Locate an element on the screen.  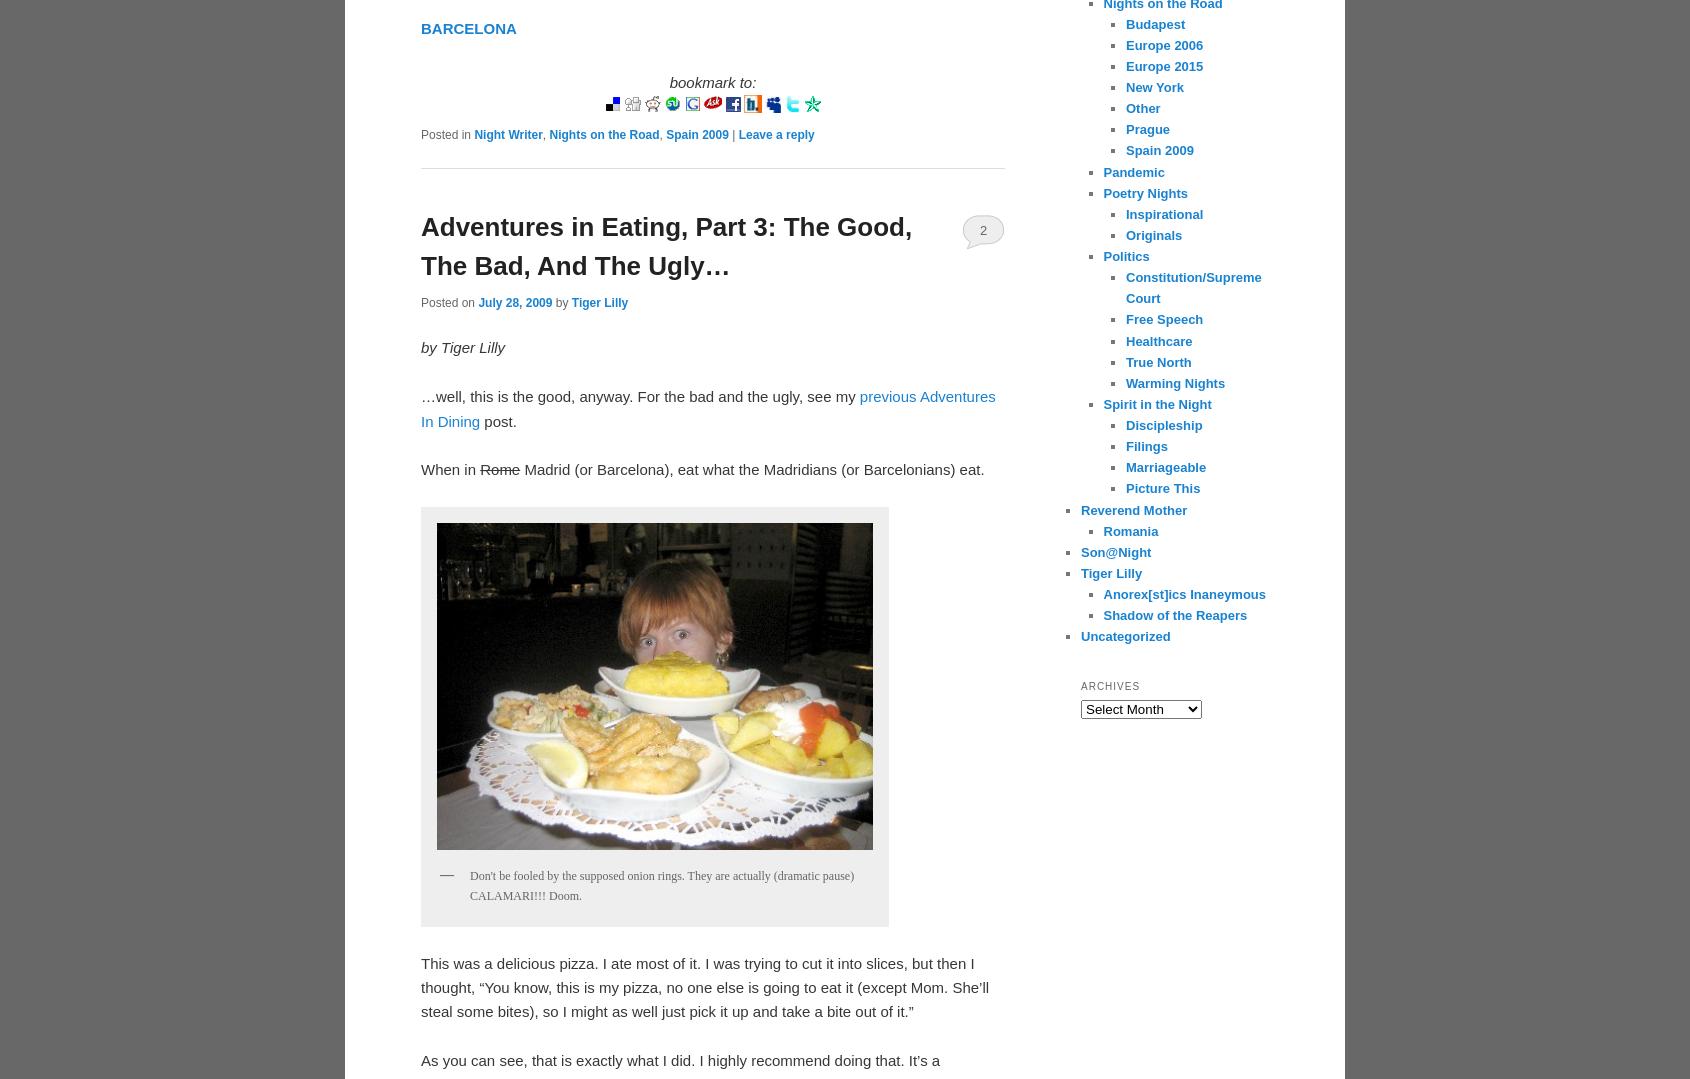
'Other' is located at coordinates (1142, 108).